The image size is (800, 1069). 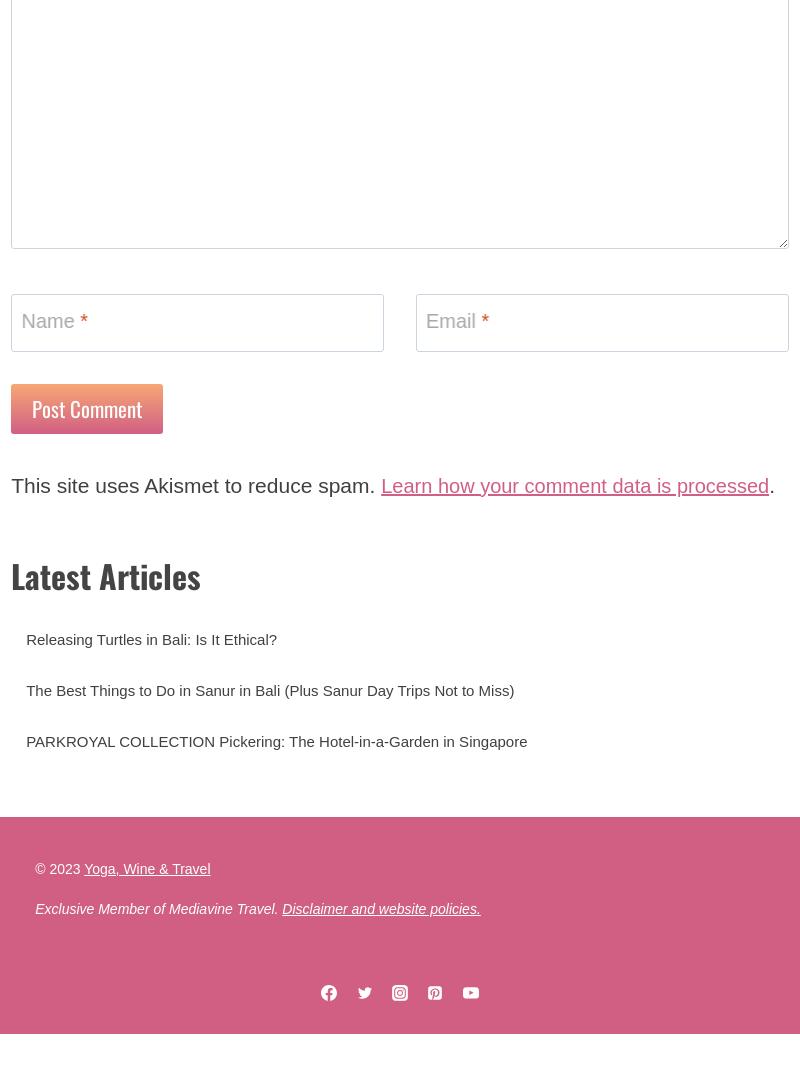 What do you see at coordinates (109, 539) in the screenshot?
I see `'.'` at bounding box center [109, 539].